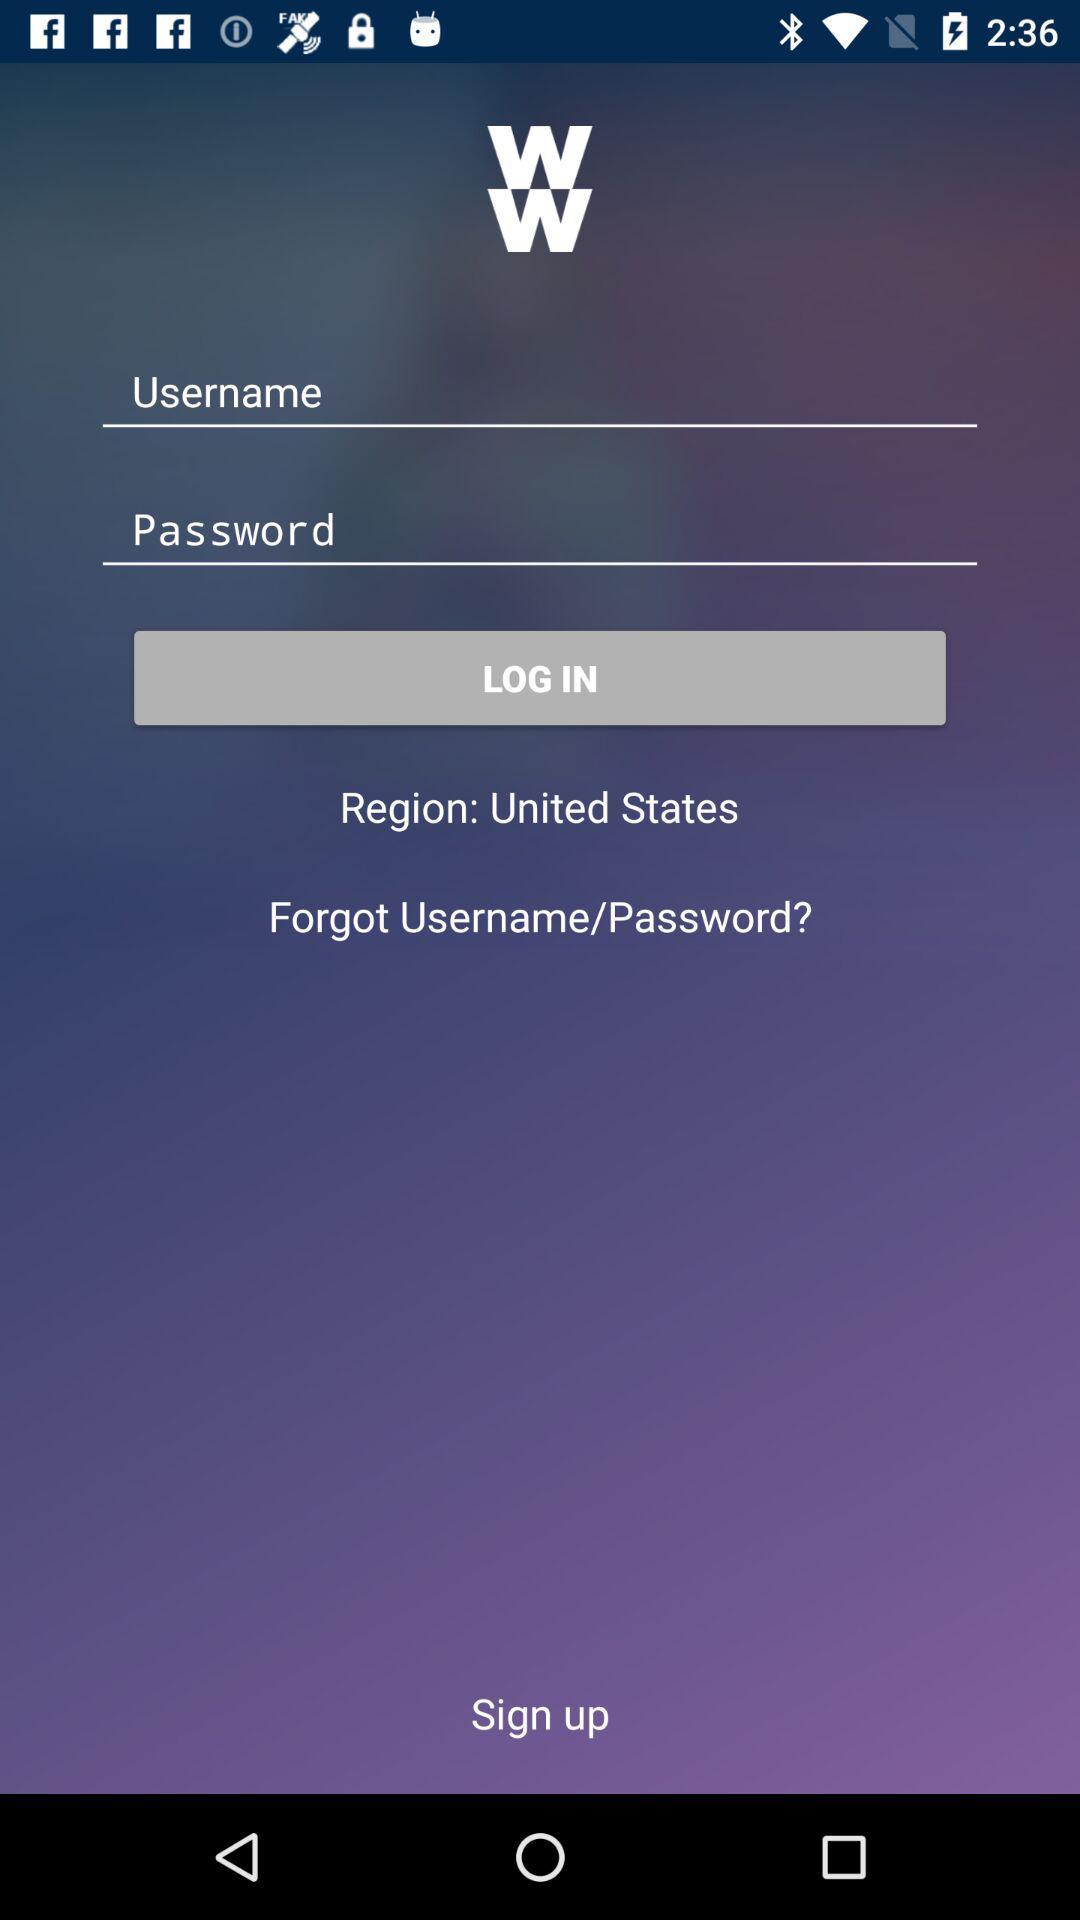 The width and height of the screenshot is (1080, 1920). Describe the element at coordinates (540, 1712) in the screenshot. I see `the icon below forgot username/password?` at that location.